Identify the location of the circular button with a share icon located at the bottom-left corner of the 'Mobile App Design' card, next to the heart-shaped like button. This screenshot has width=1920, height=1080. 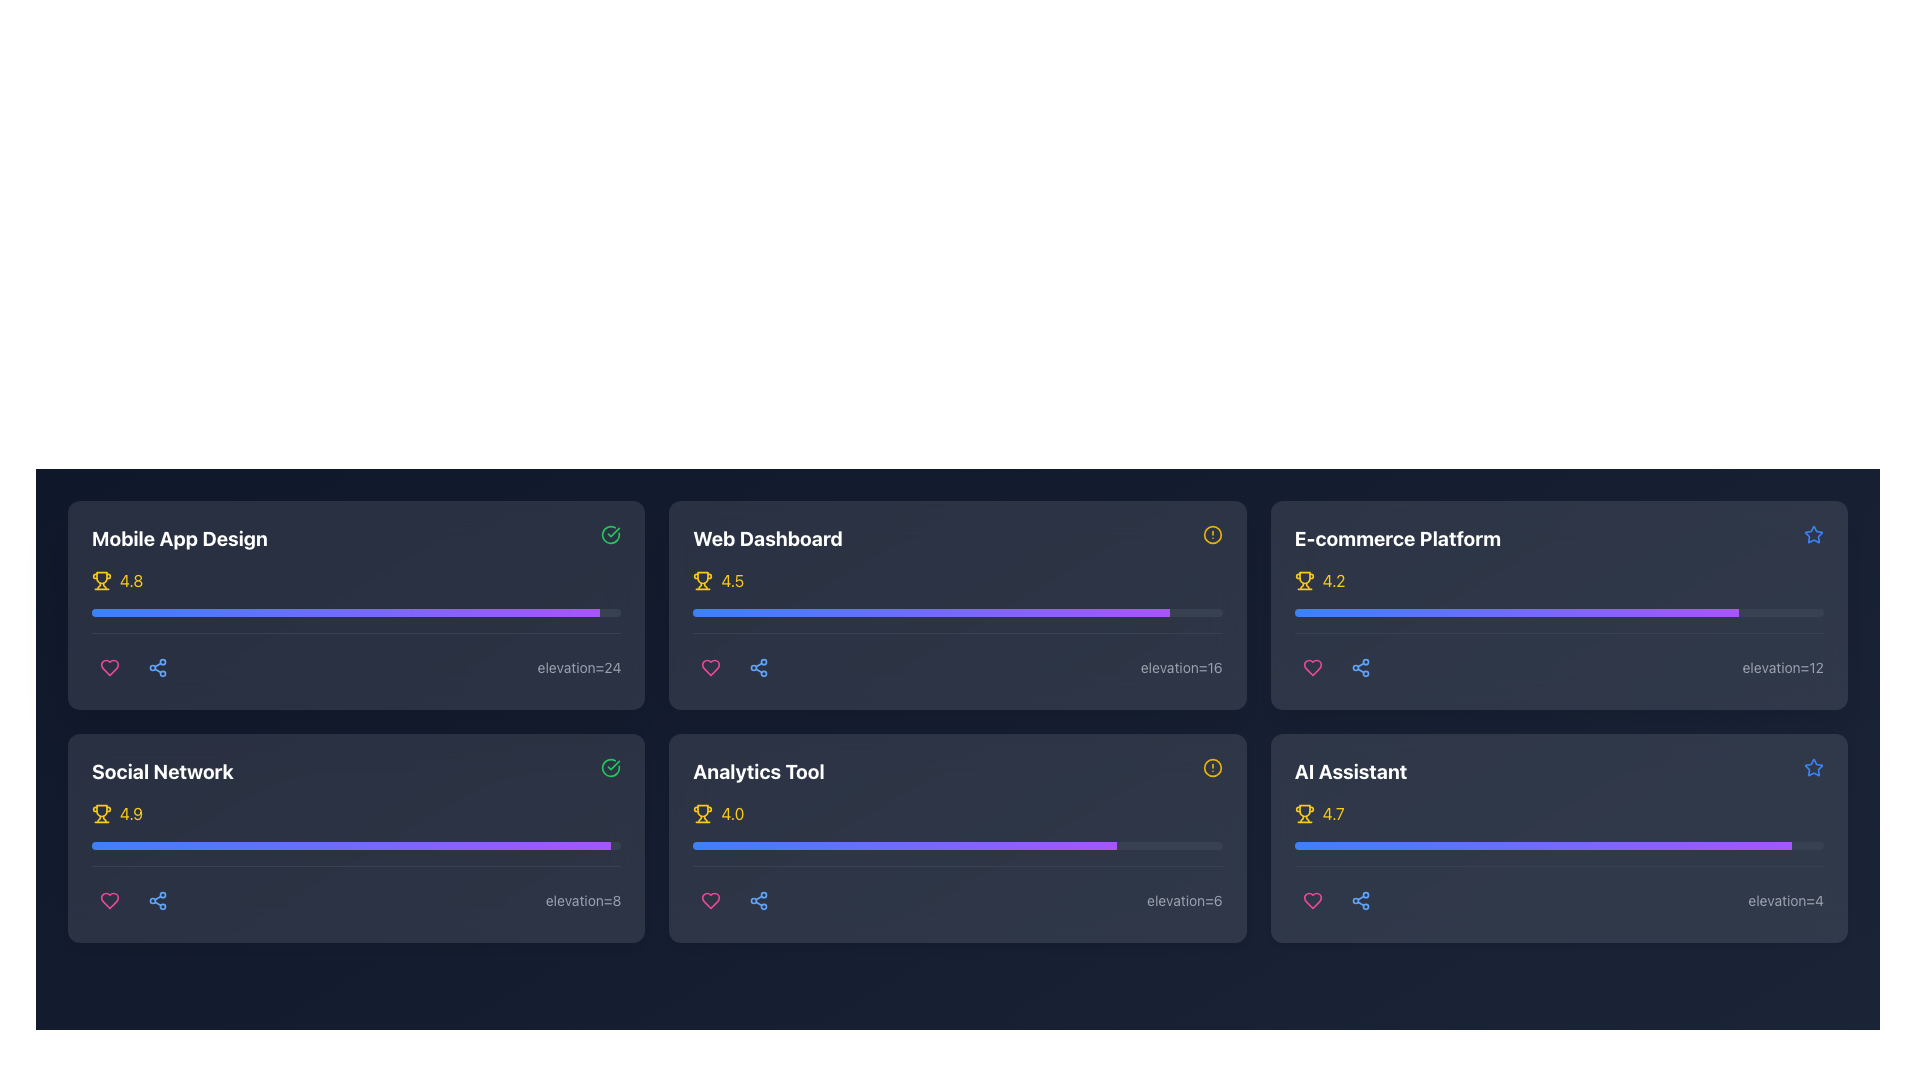
(157, 667).